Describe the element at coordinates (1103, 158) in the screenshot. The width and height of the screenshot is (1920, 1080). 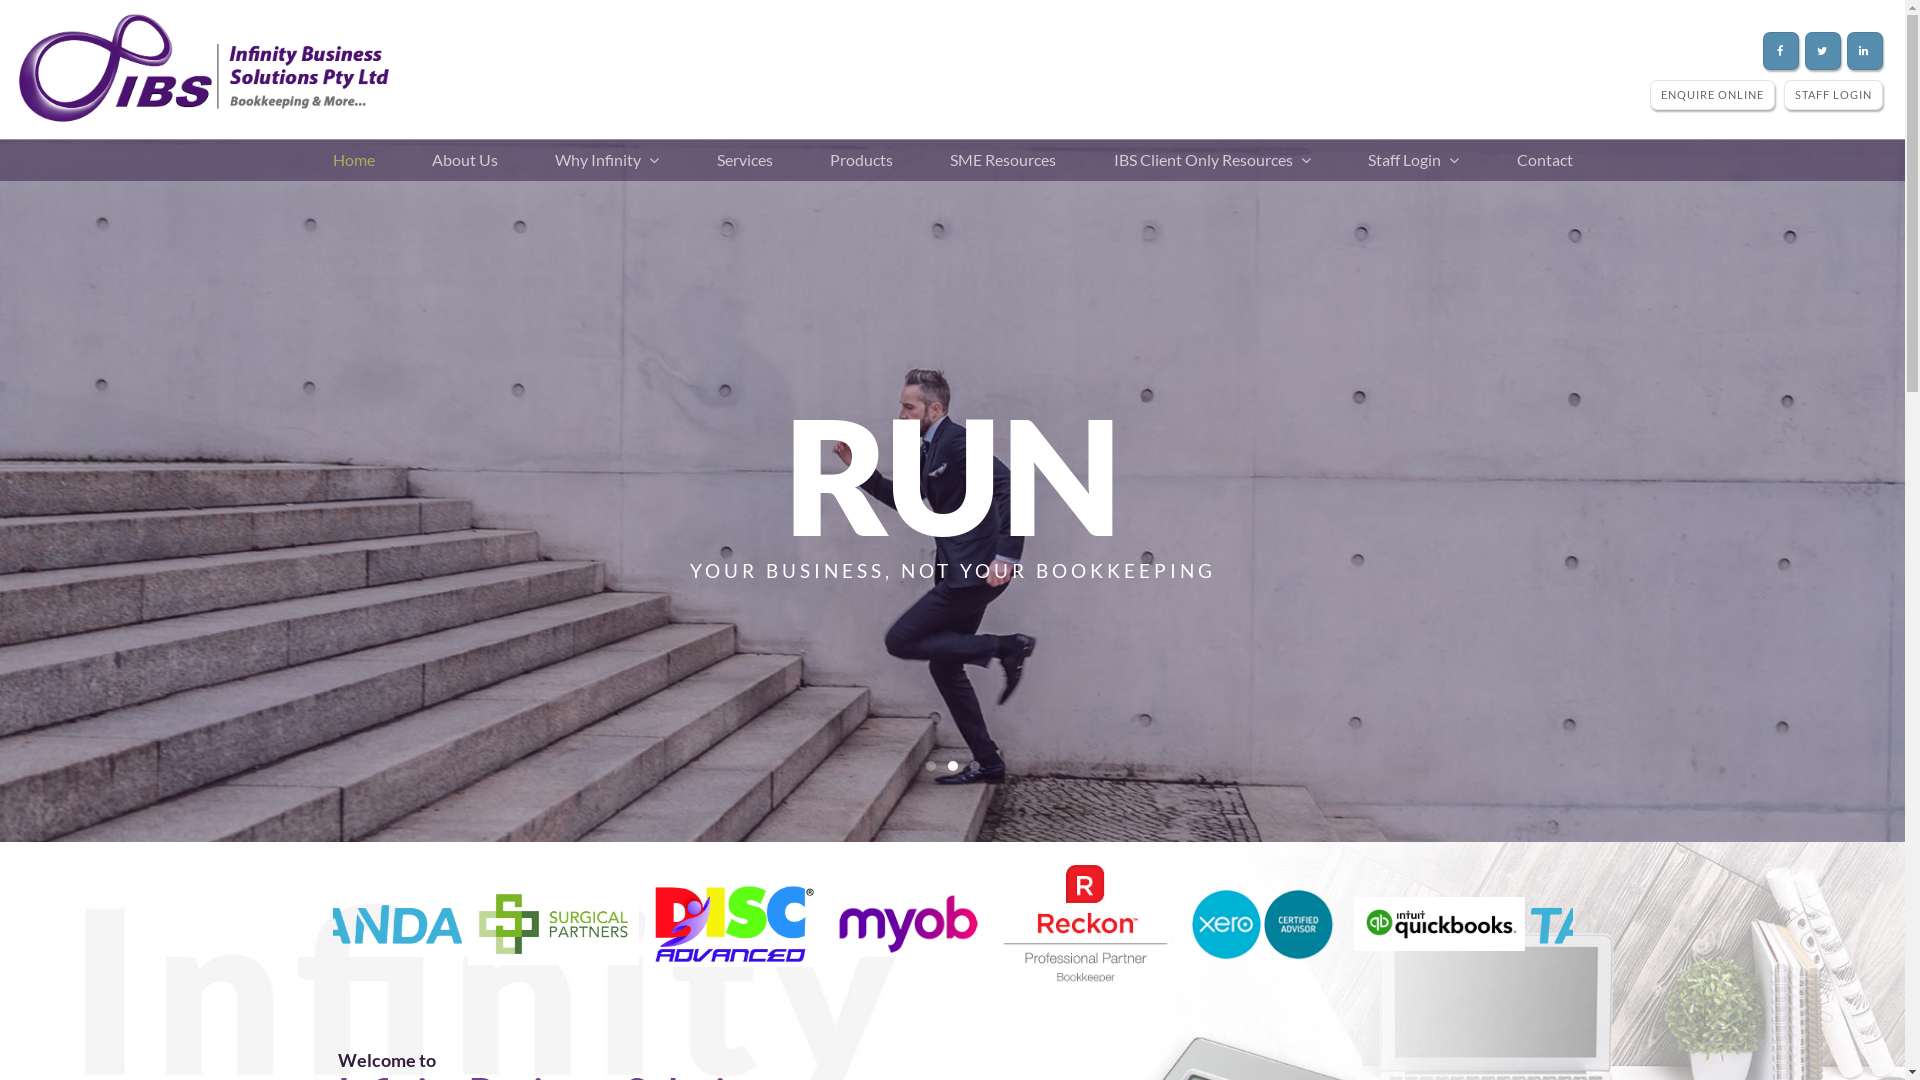
I see `'IBS Client Only Resources'` at that location.